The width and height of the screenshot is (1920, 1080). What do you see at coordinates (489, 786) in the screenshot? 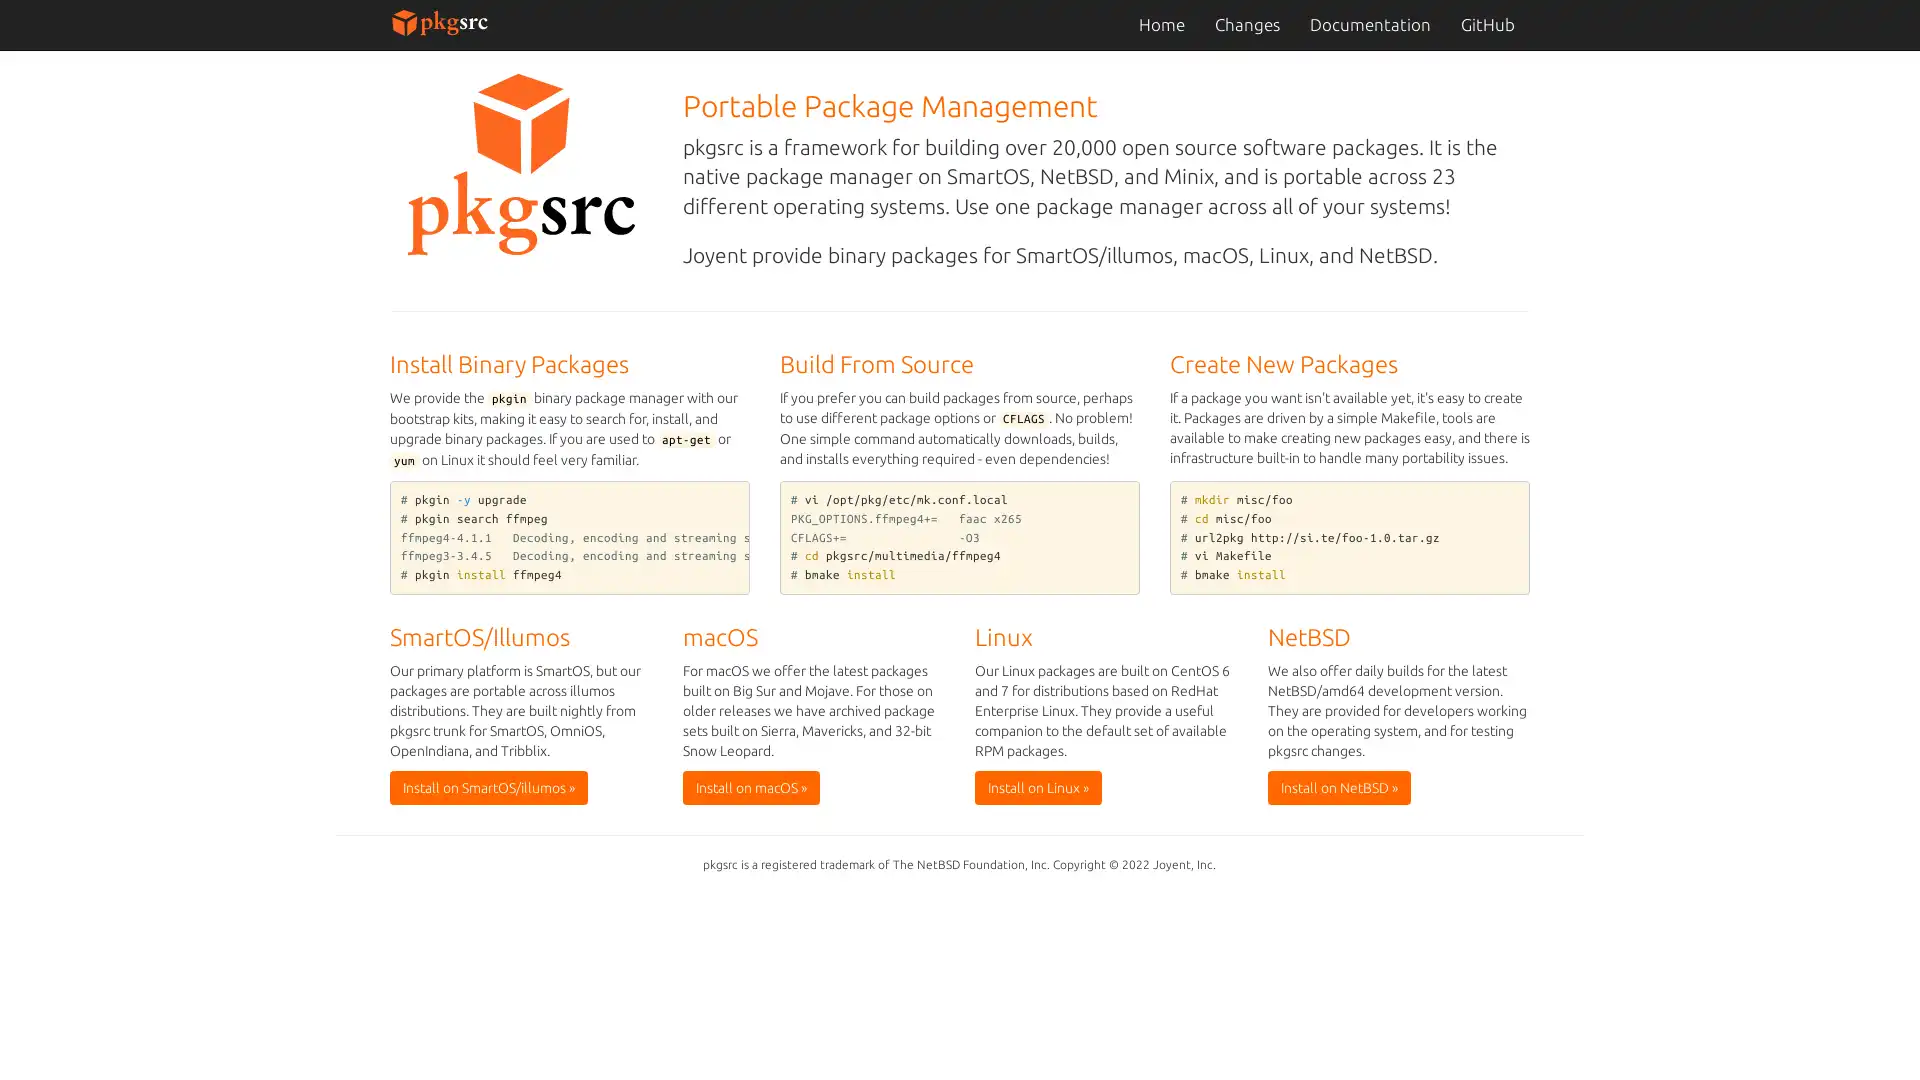
I see `Install on SmartOS/illumos` at bounding box center [489, 786].